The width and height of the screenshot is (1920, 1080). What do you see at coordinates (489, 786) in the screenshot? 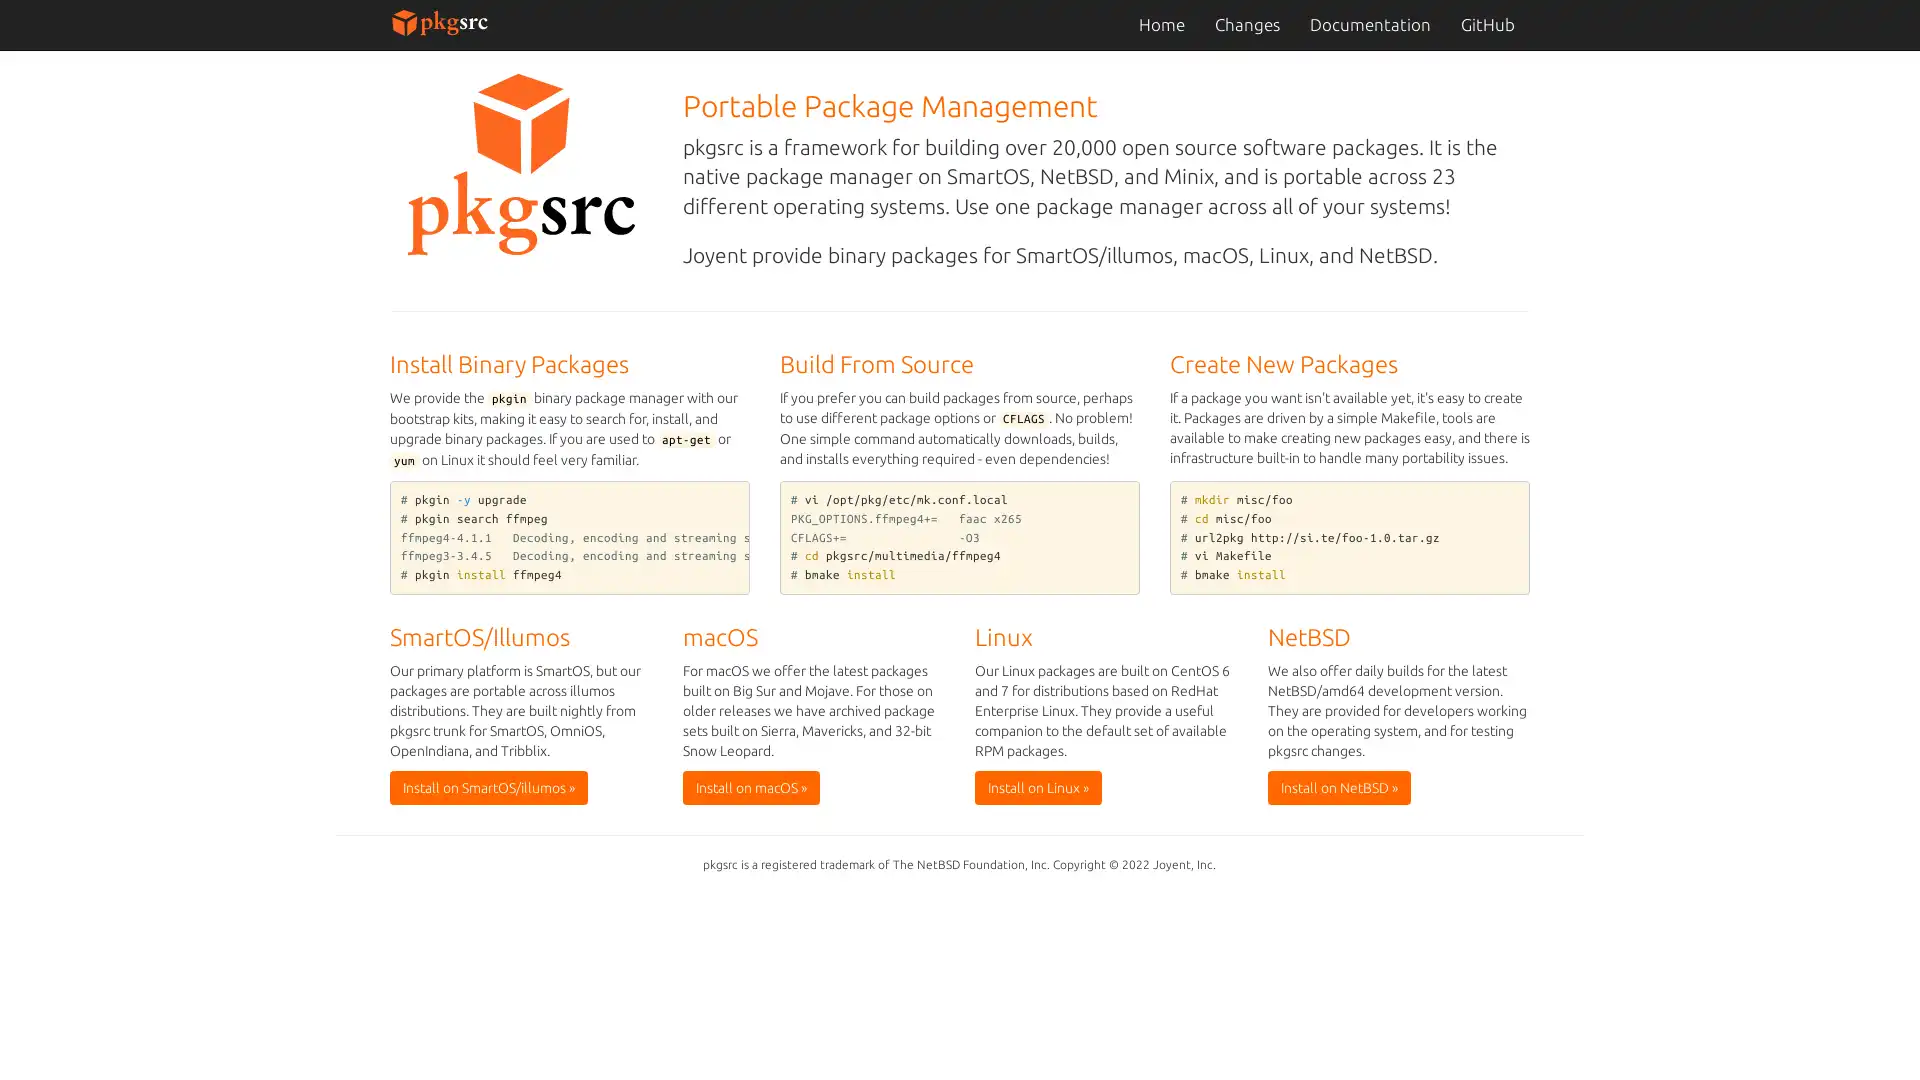
I see `Install on SmartOS/illumos` at bounding box center [489, 786].